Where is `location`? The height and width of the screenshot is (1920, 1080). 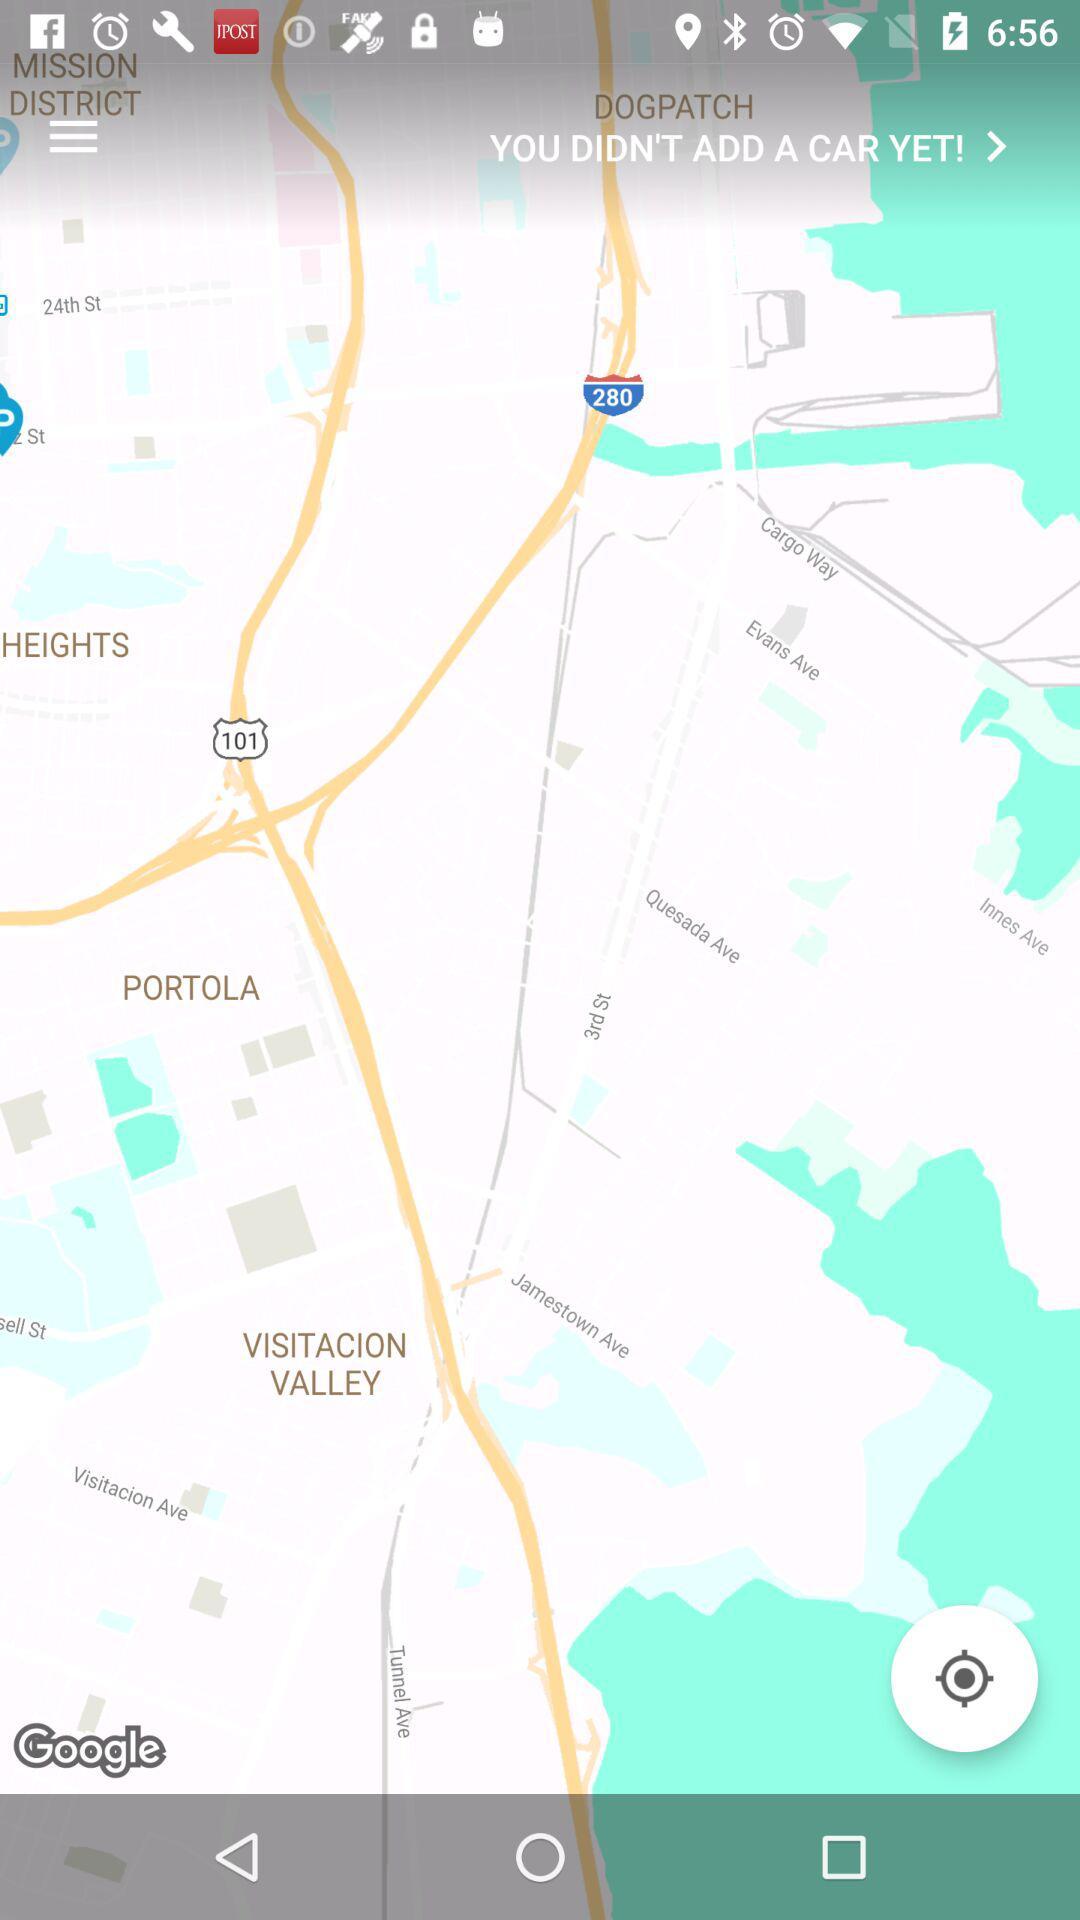
location is located at coordinates (963, 1678).